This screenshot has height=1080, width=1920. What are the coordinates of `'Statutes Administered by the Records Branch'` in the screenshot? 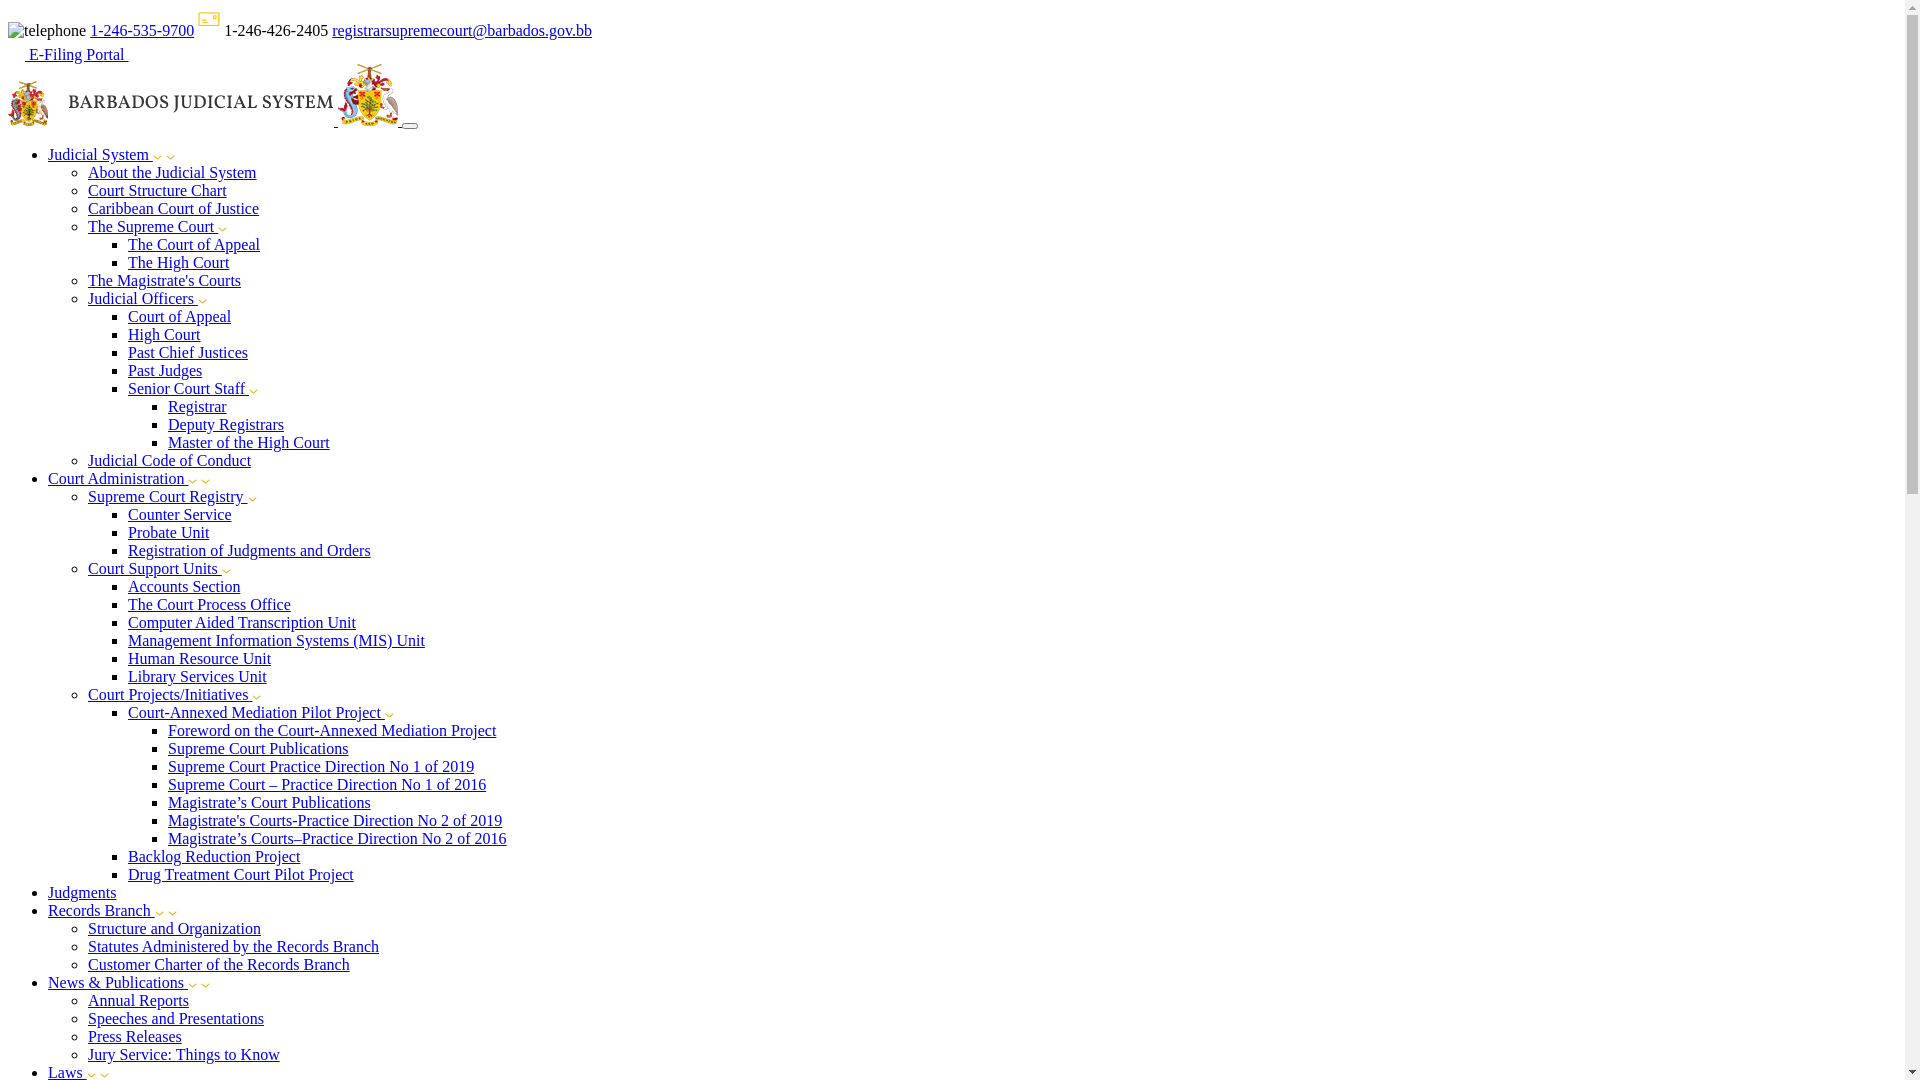 It's located at (233, 945).